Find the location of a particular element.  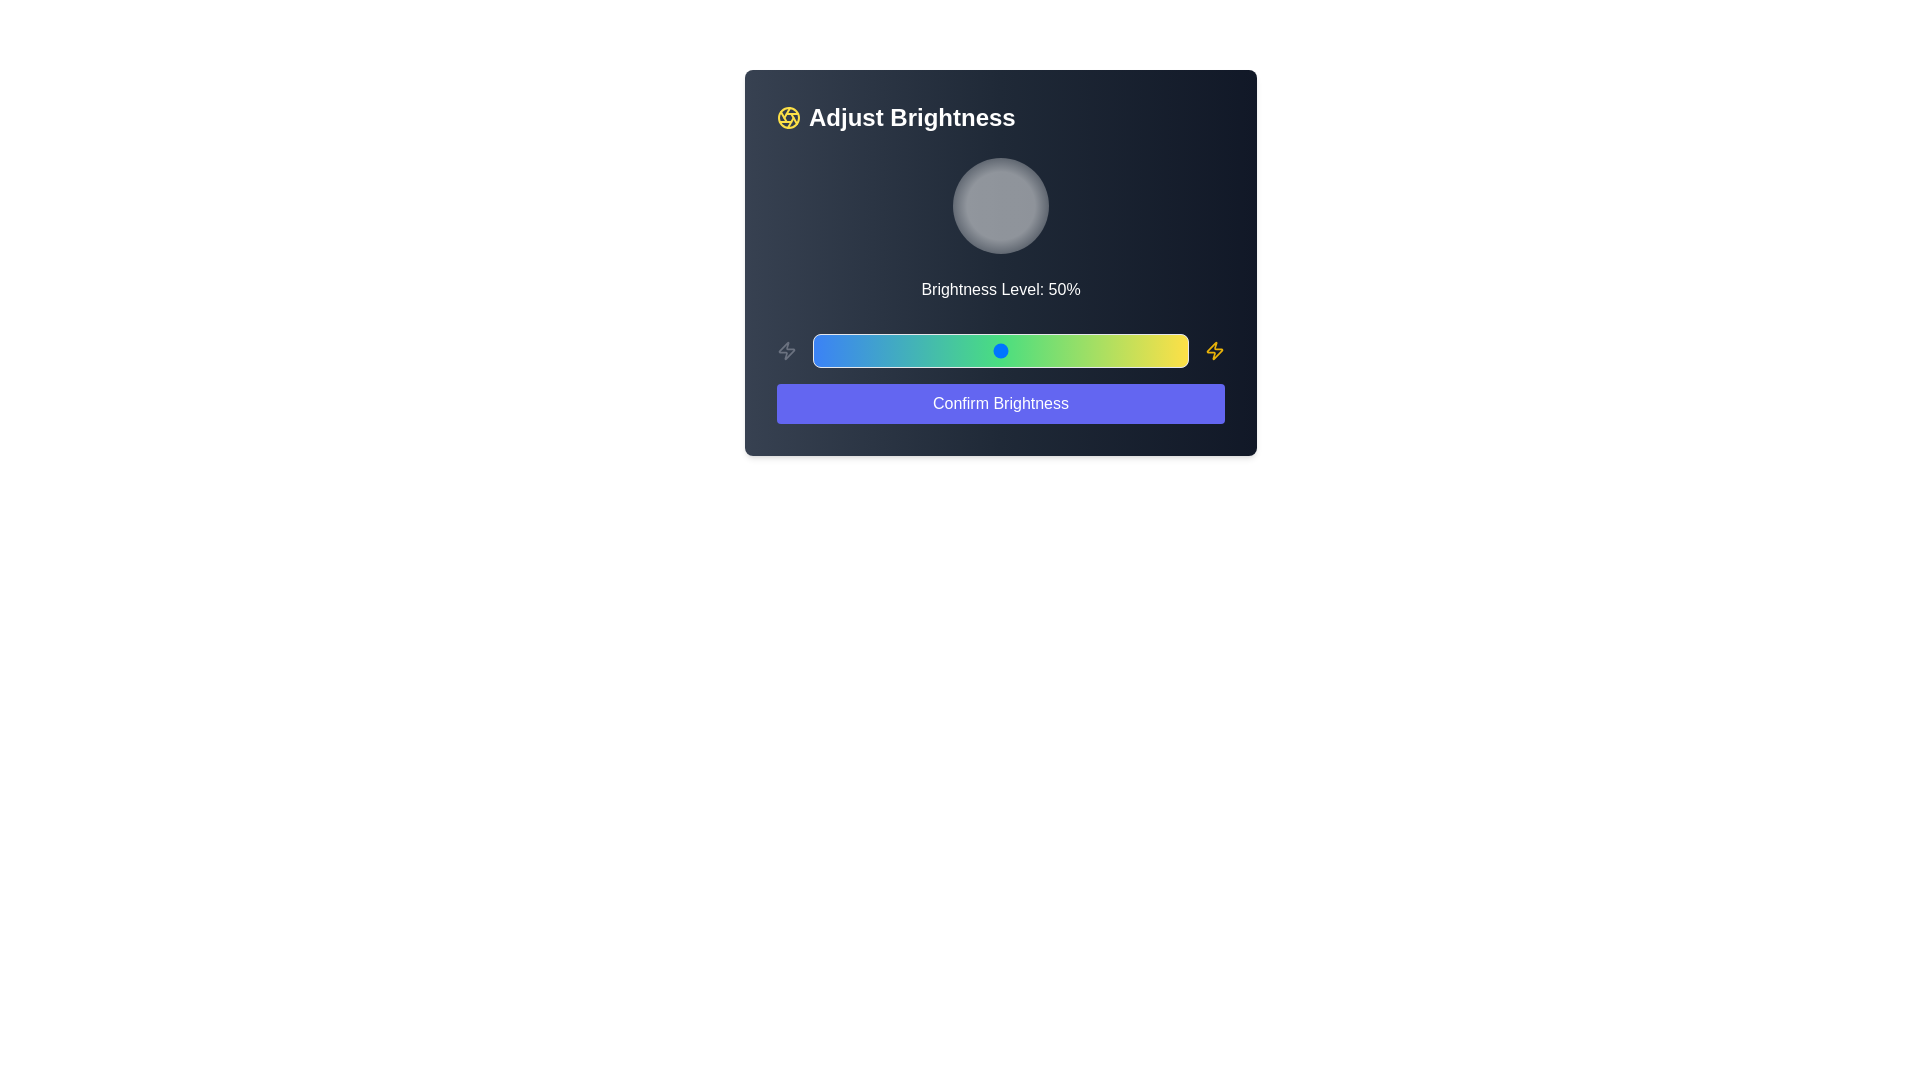

the brightness slider to 54% is located at coordinates (1016, 350).